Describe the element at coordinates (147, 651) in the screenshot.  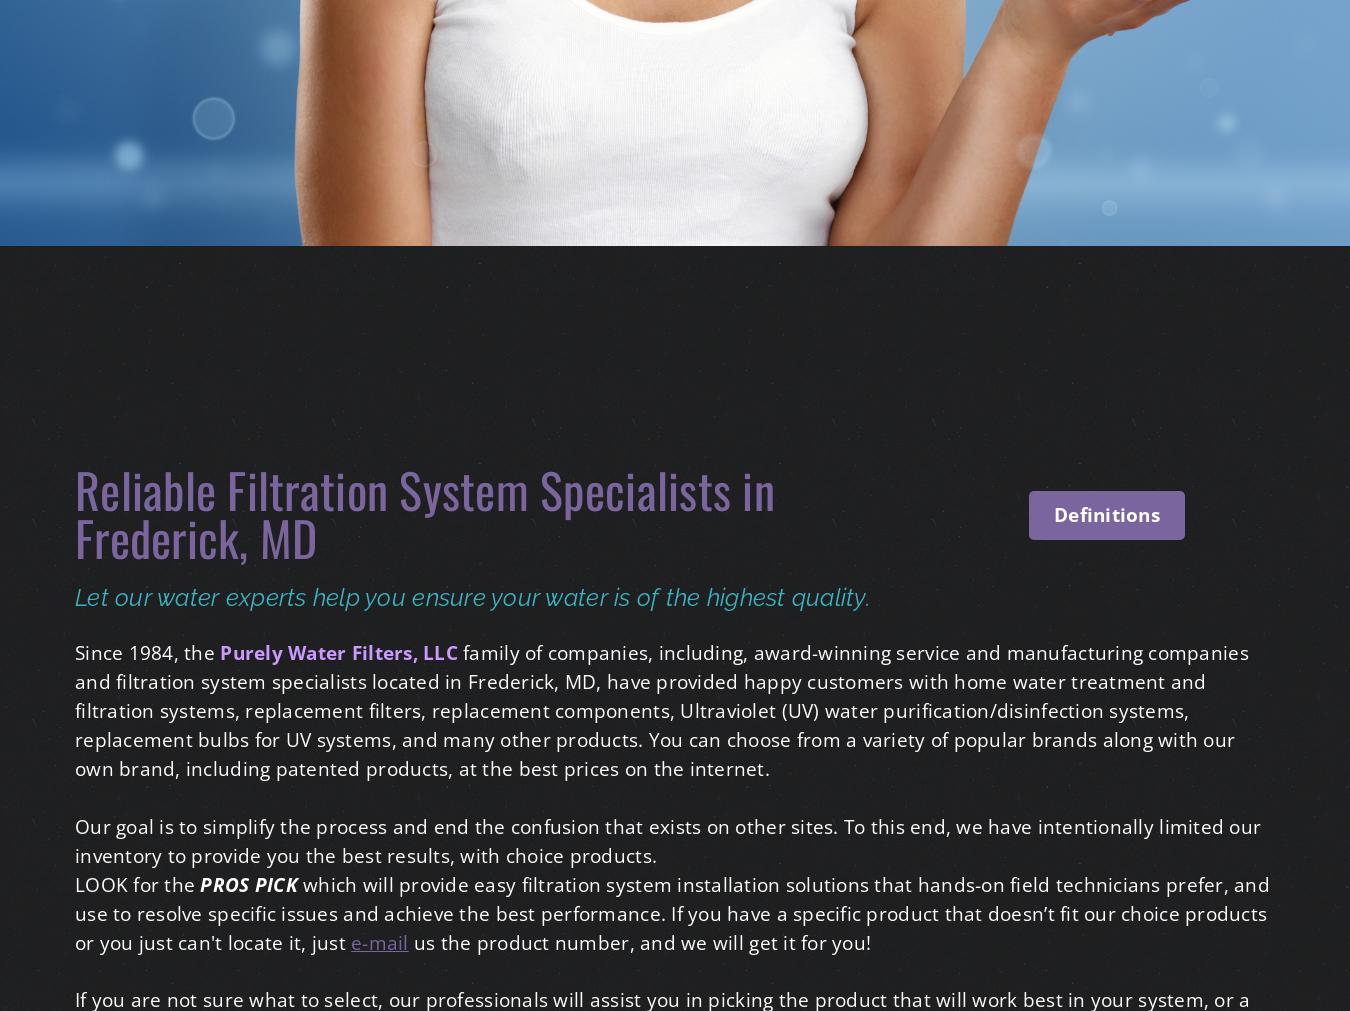
I see `'Since 1984, the'` at that location.